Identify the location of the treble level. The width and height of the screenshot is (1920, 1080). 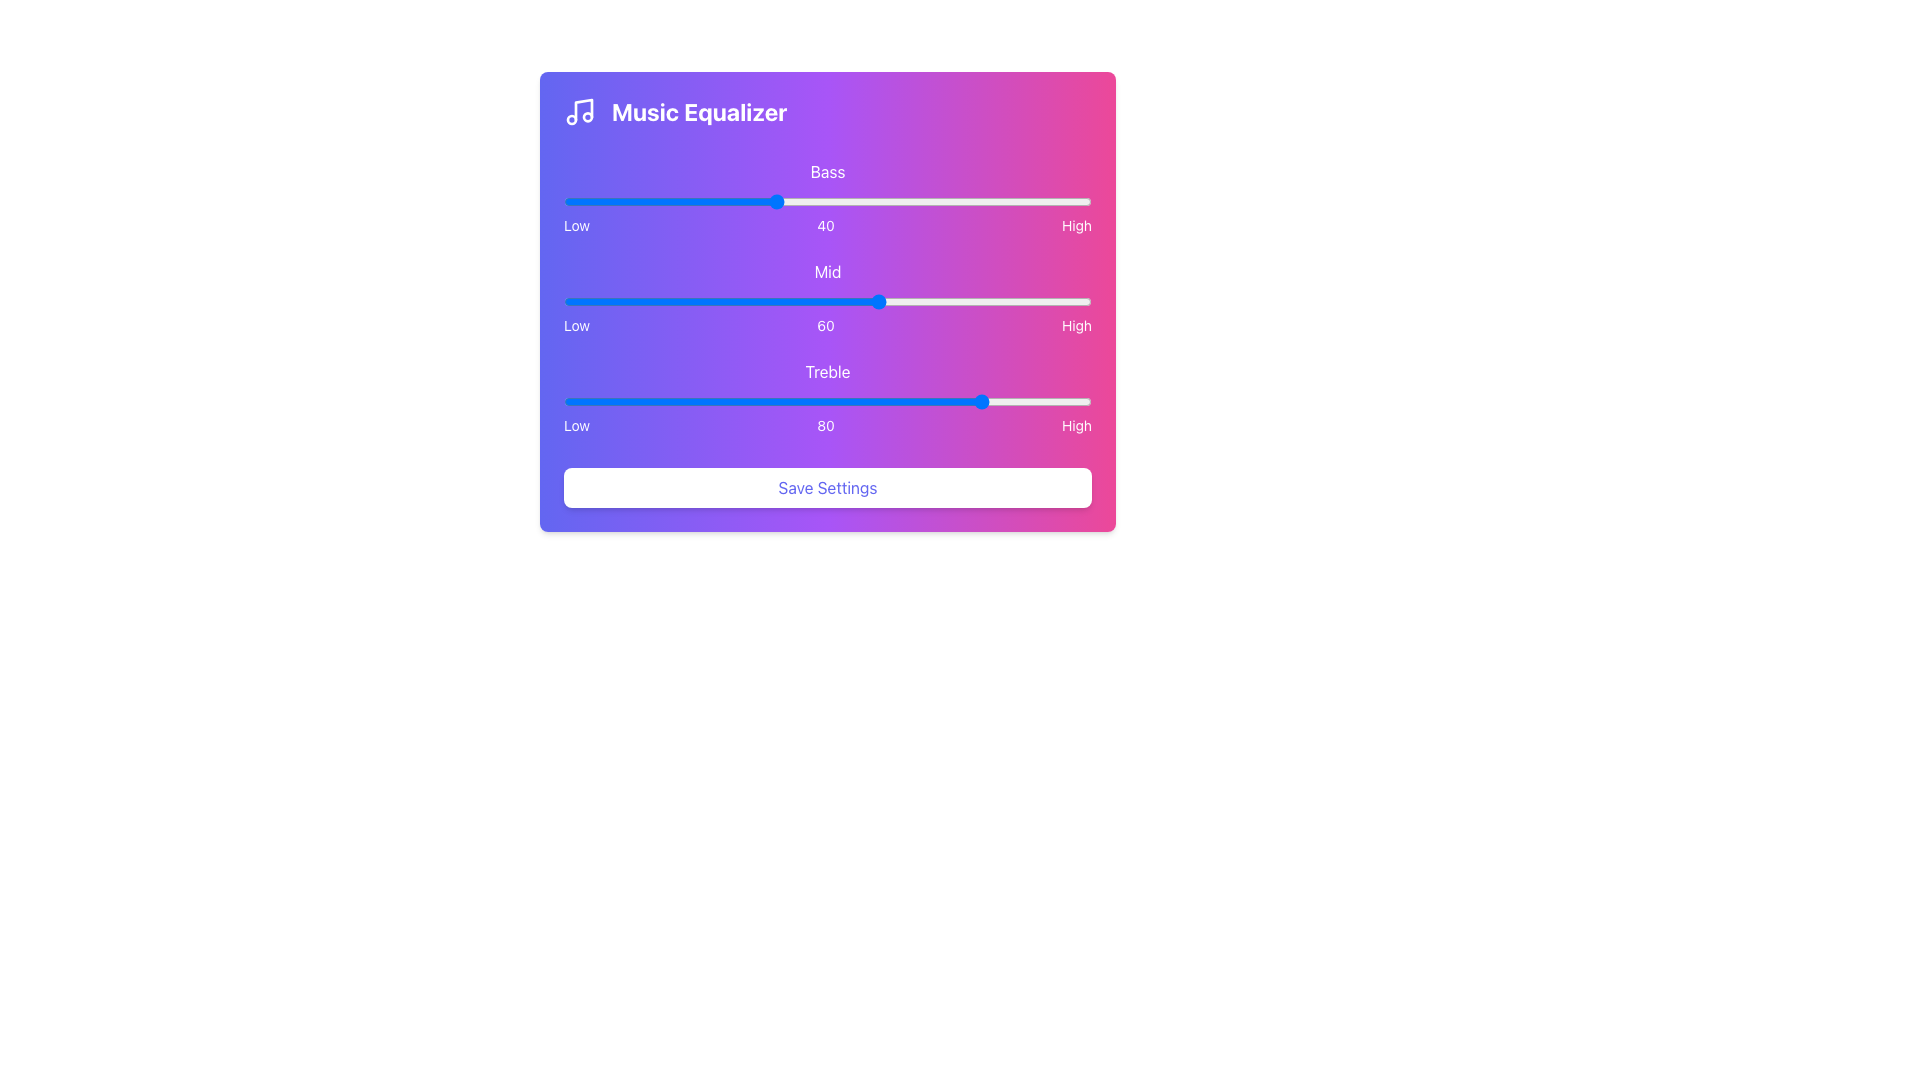
(991, 401).